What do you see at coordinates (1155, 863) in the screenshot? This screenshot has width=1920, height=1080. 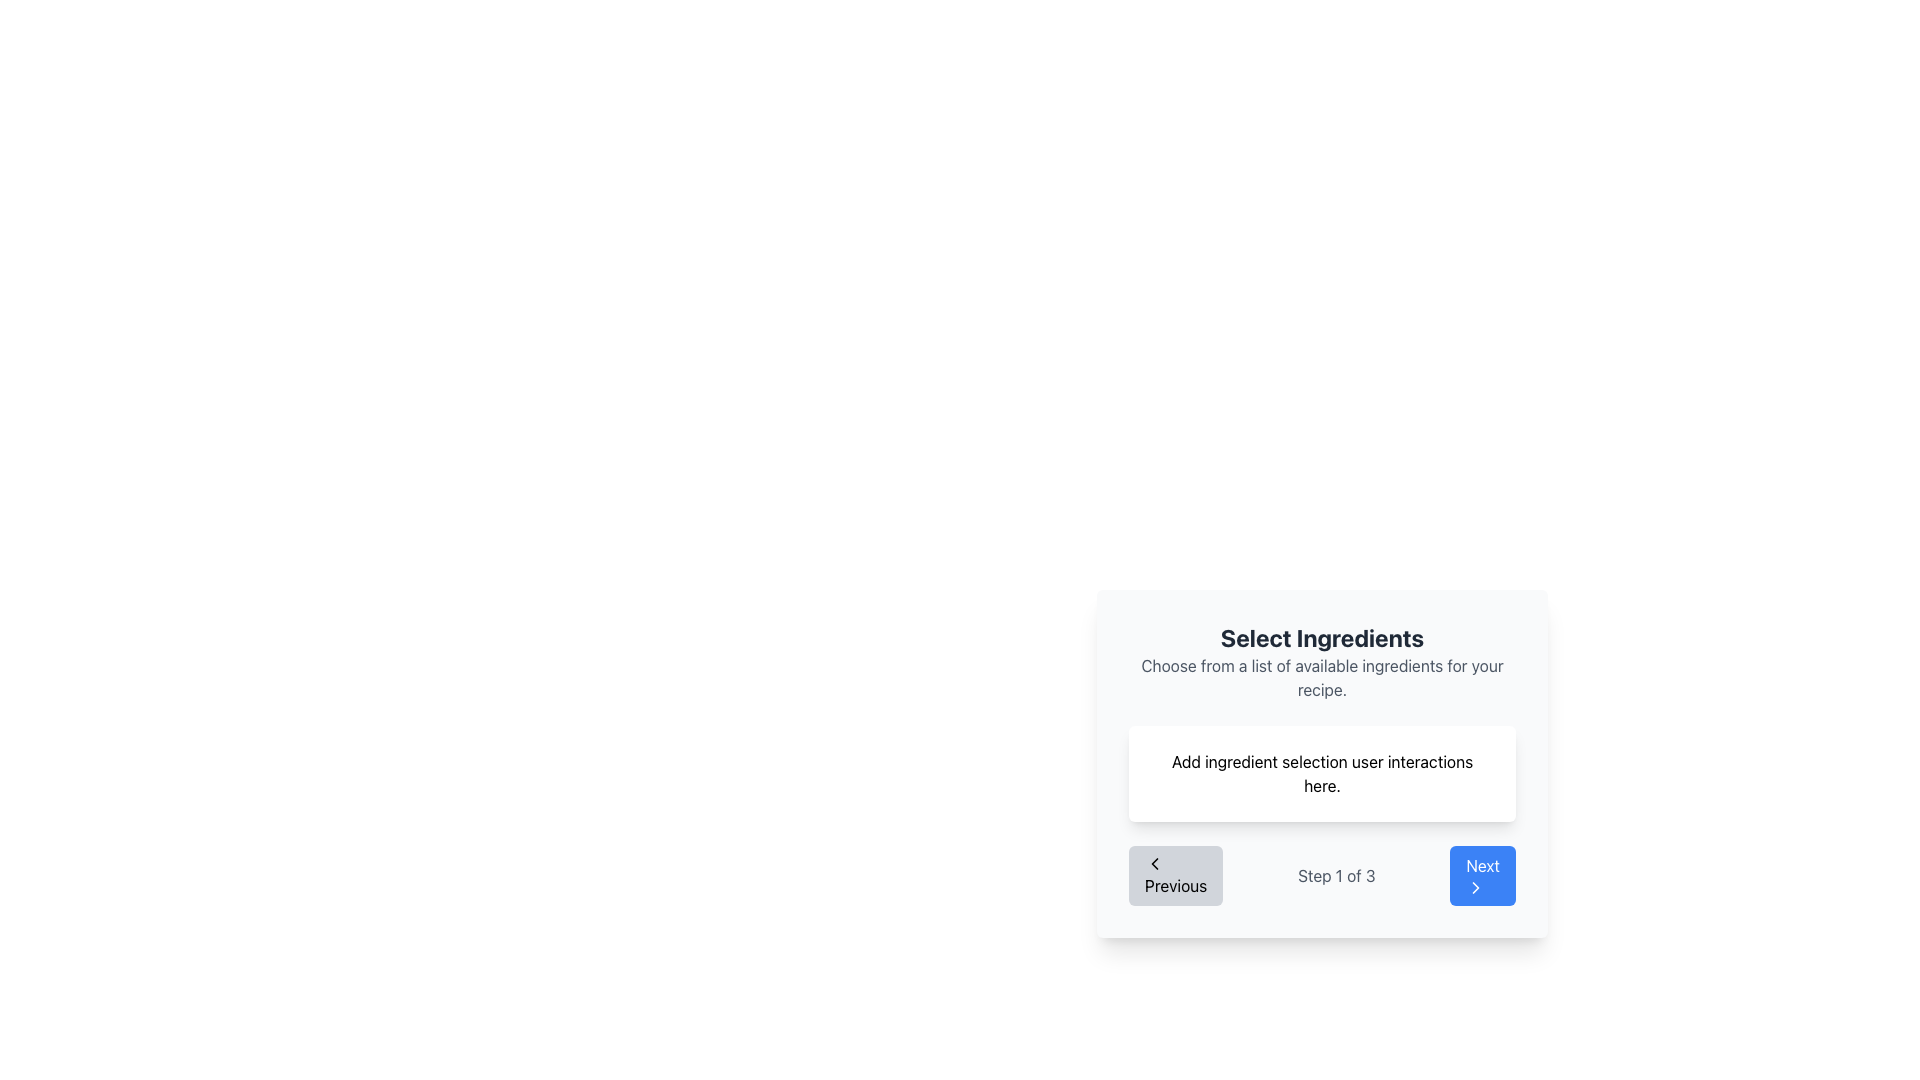 I see `the left-facing chevron icon within the 'Previous' button, which is styled with a simple outline and has a gray background indicating inactivity` at bounding box center [1155, 863].